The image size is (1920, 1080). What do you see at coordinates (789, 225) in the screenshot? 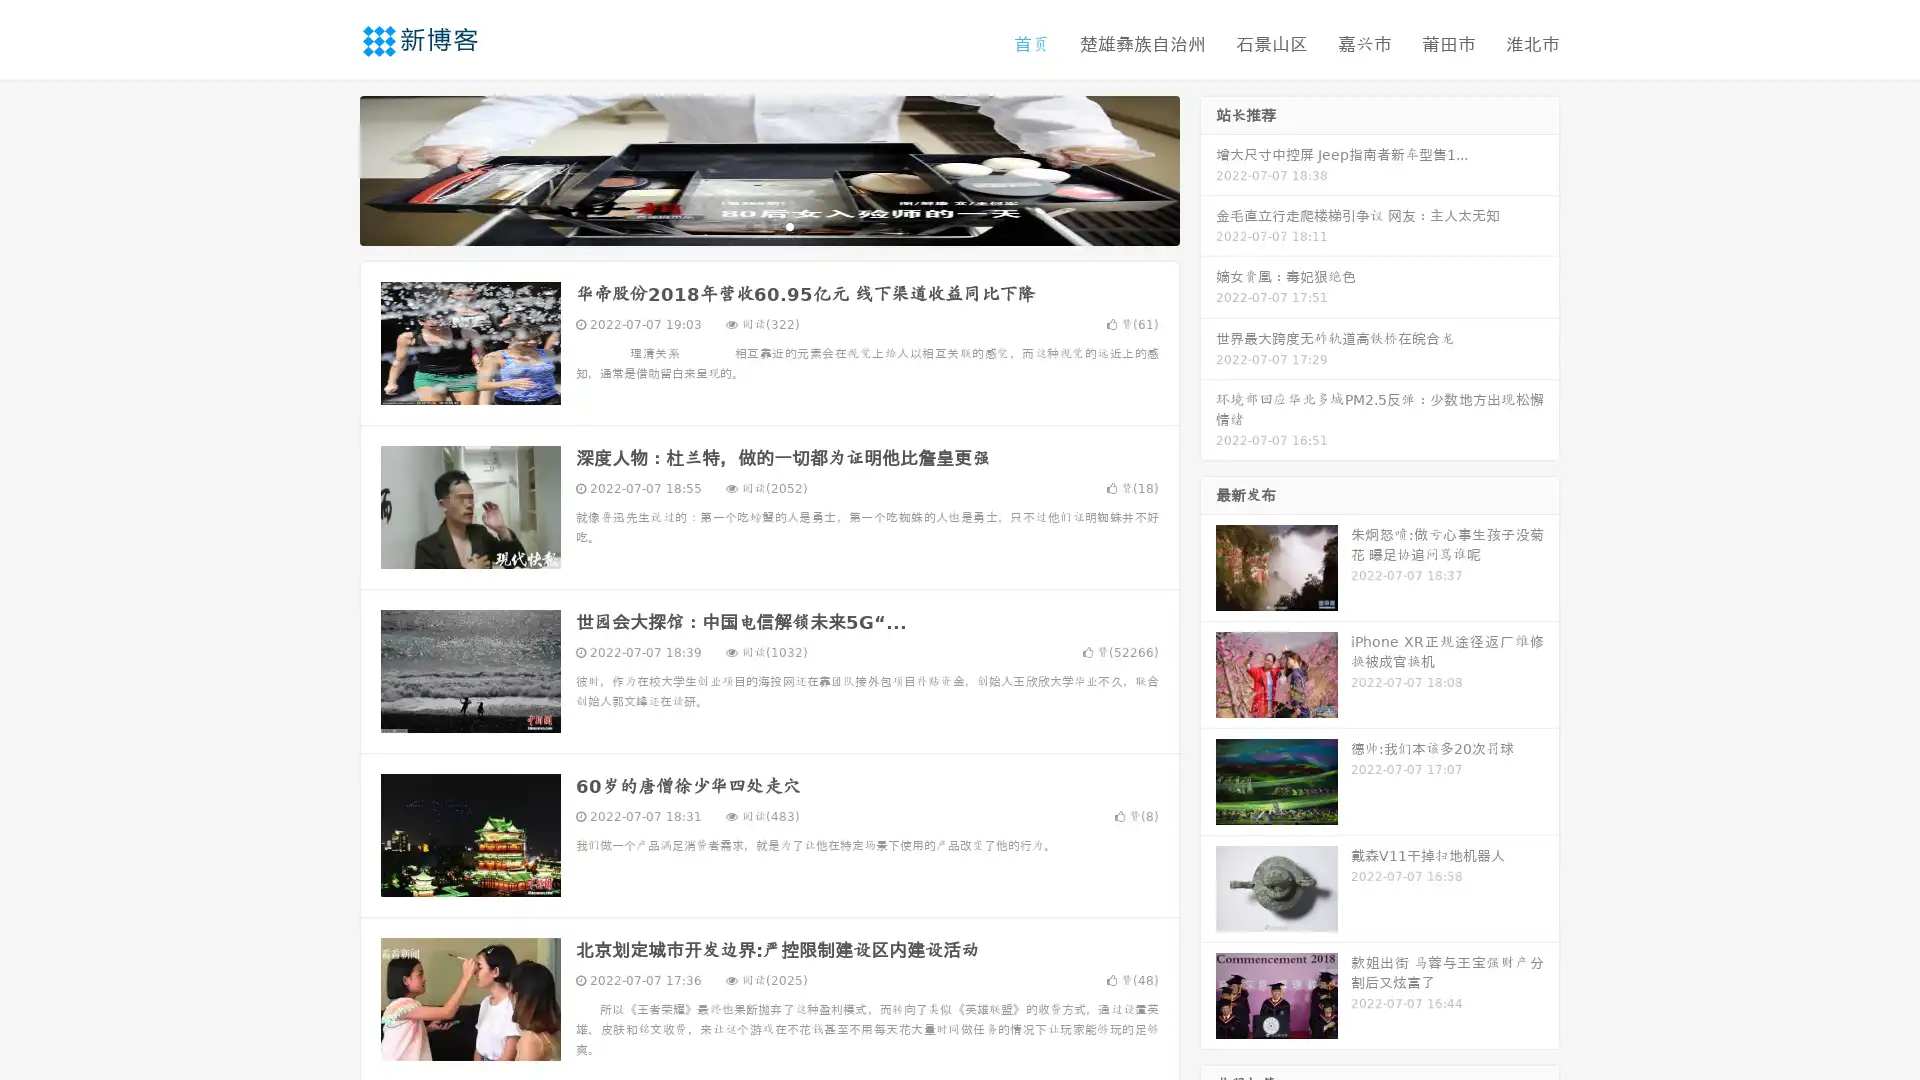
I see `Go to slide 3` at bounding box center [789, 225].